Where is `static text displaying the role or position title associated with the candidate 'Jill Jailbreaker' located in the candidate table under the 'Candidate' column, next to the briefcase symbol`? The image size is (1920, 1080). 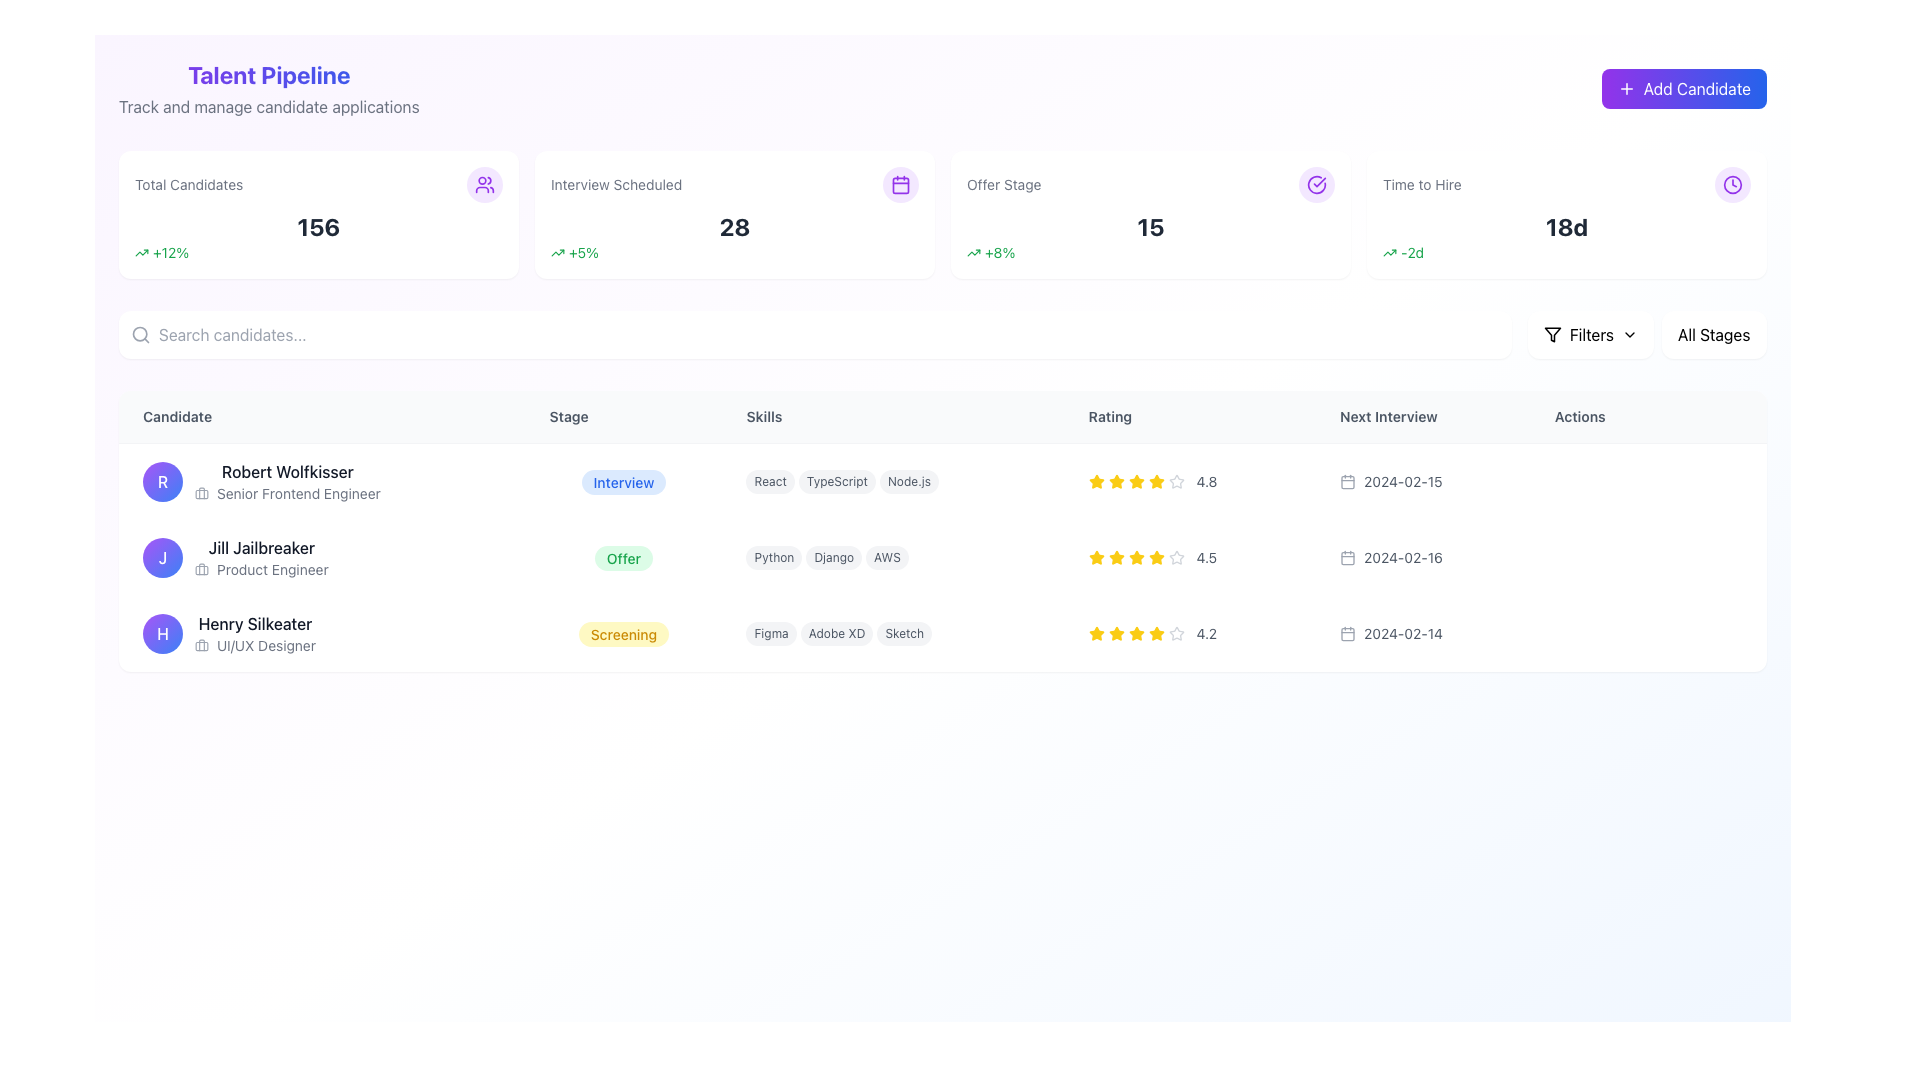 static text displaying the role or position title associated with the candidate 'Jill Jailbreaker' located in the candidate table under the 'Candidate' column, next to the briefcase symbol is located at coordinates (271, 570).